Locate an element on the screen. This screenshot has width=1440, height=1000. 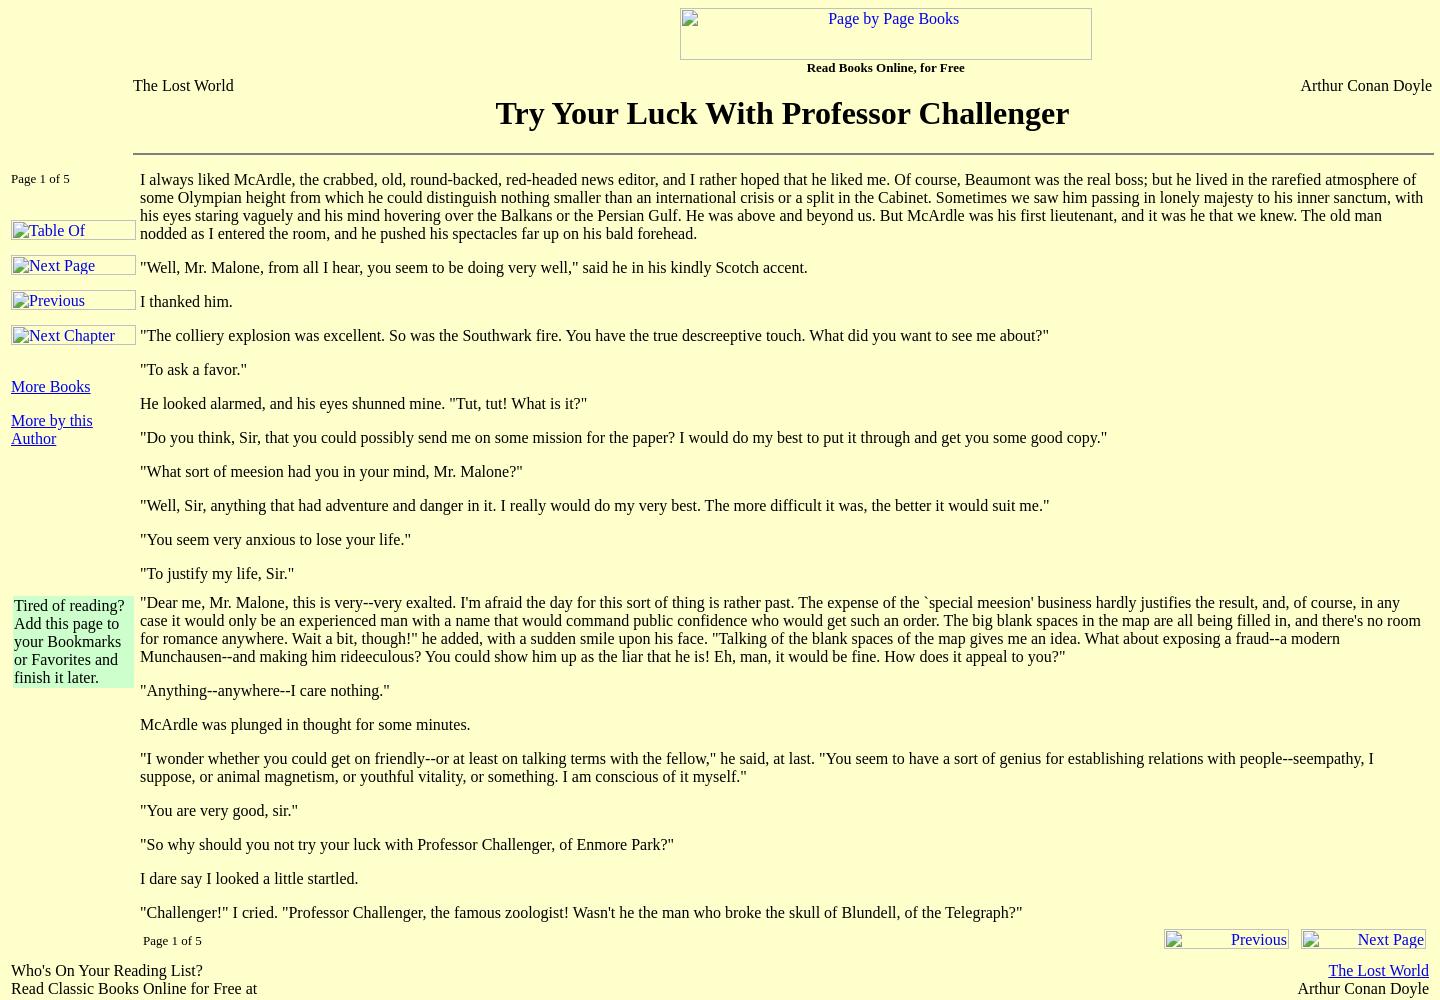
'Try Your Luck With Professor Challenger' is located at coordinates (782, 112).